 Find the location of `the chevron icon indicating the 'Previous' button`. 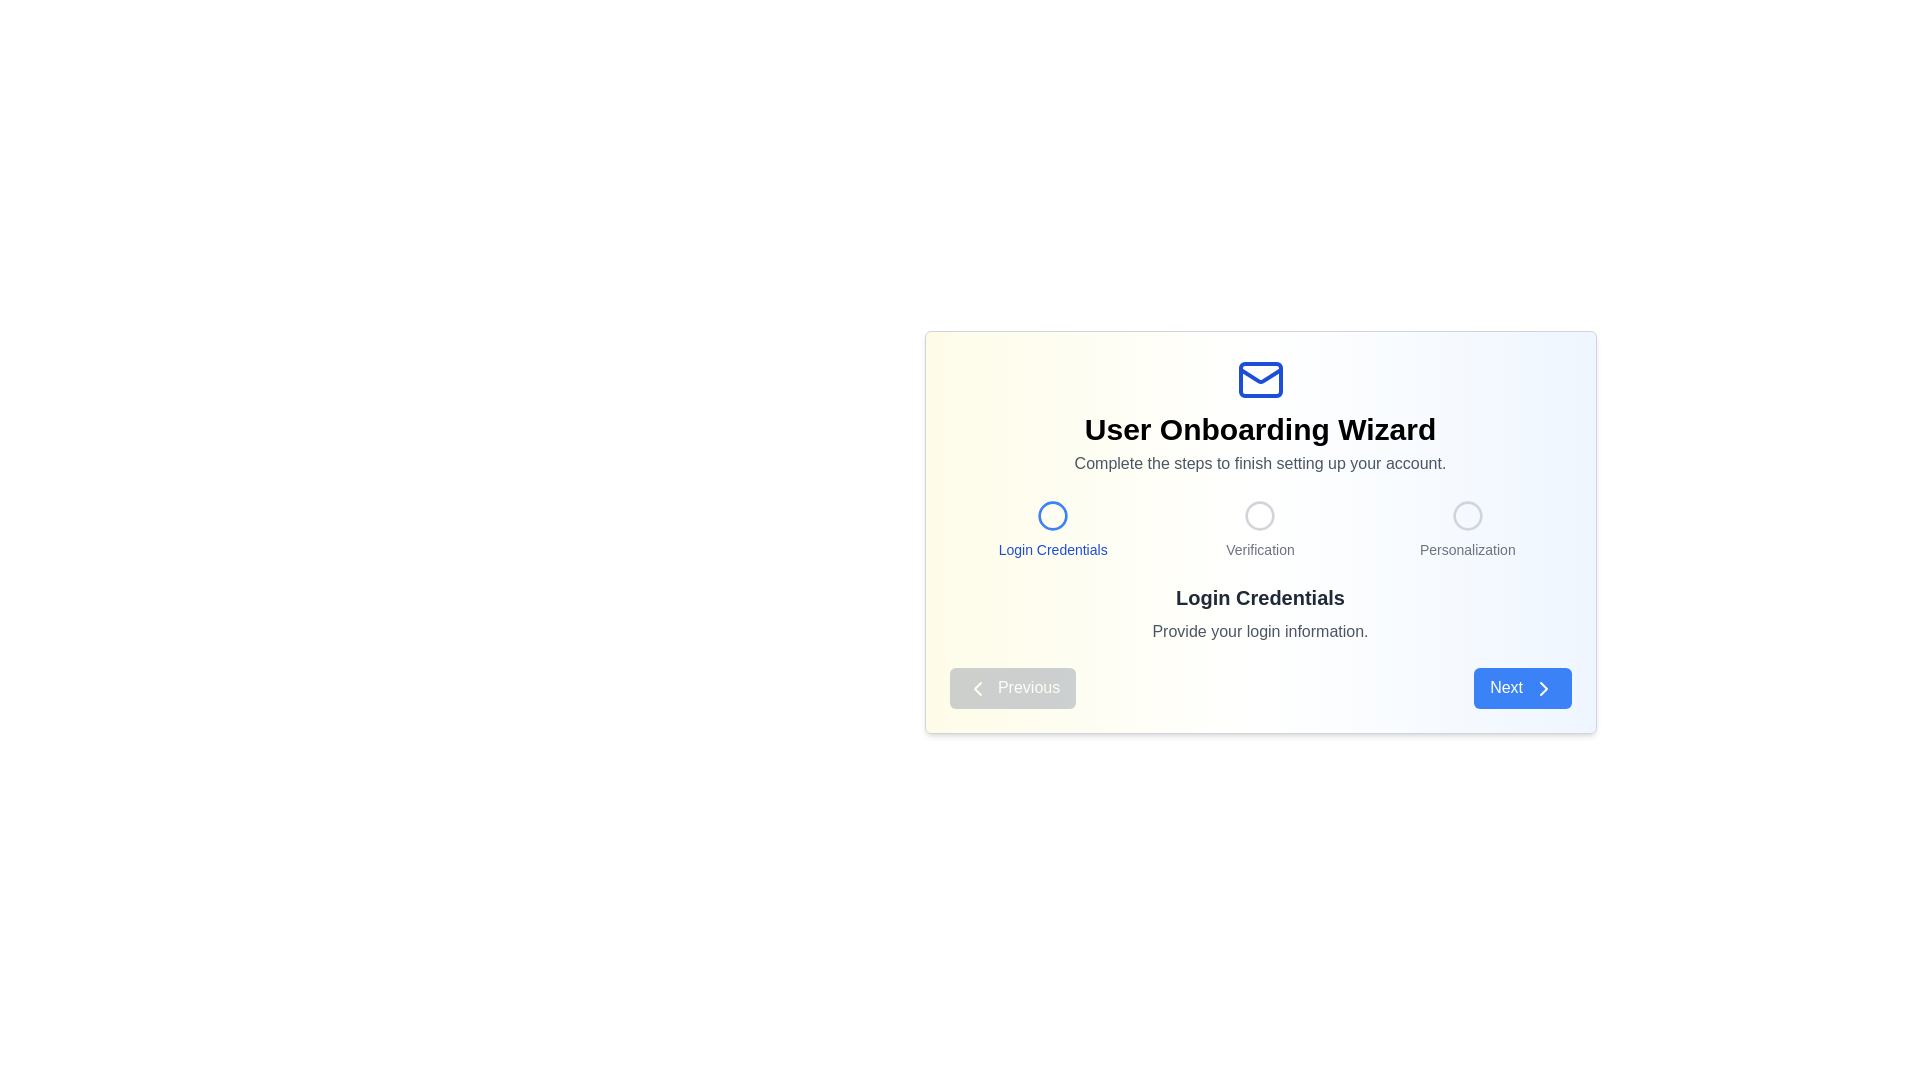

the chevron icon indicating the 'Previous' button is located at coordinates (977, 687).